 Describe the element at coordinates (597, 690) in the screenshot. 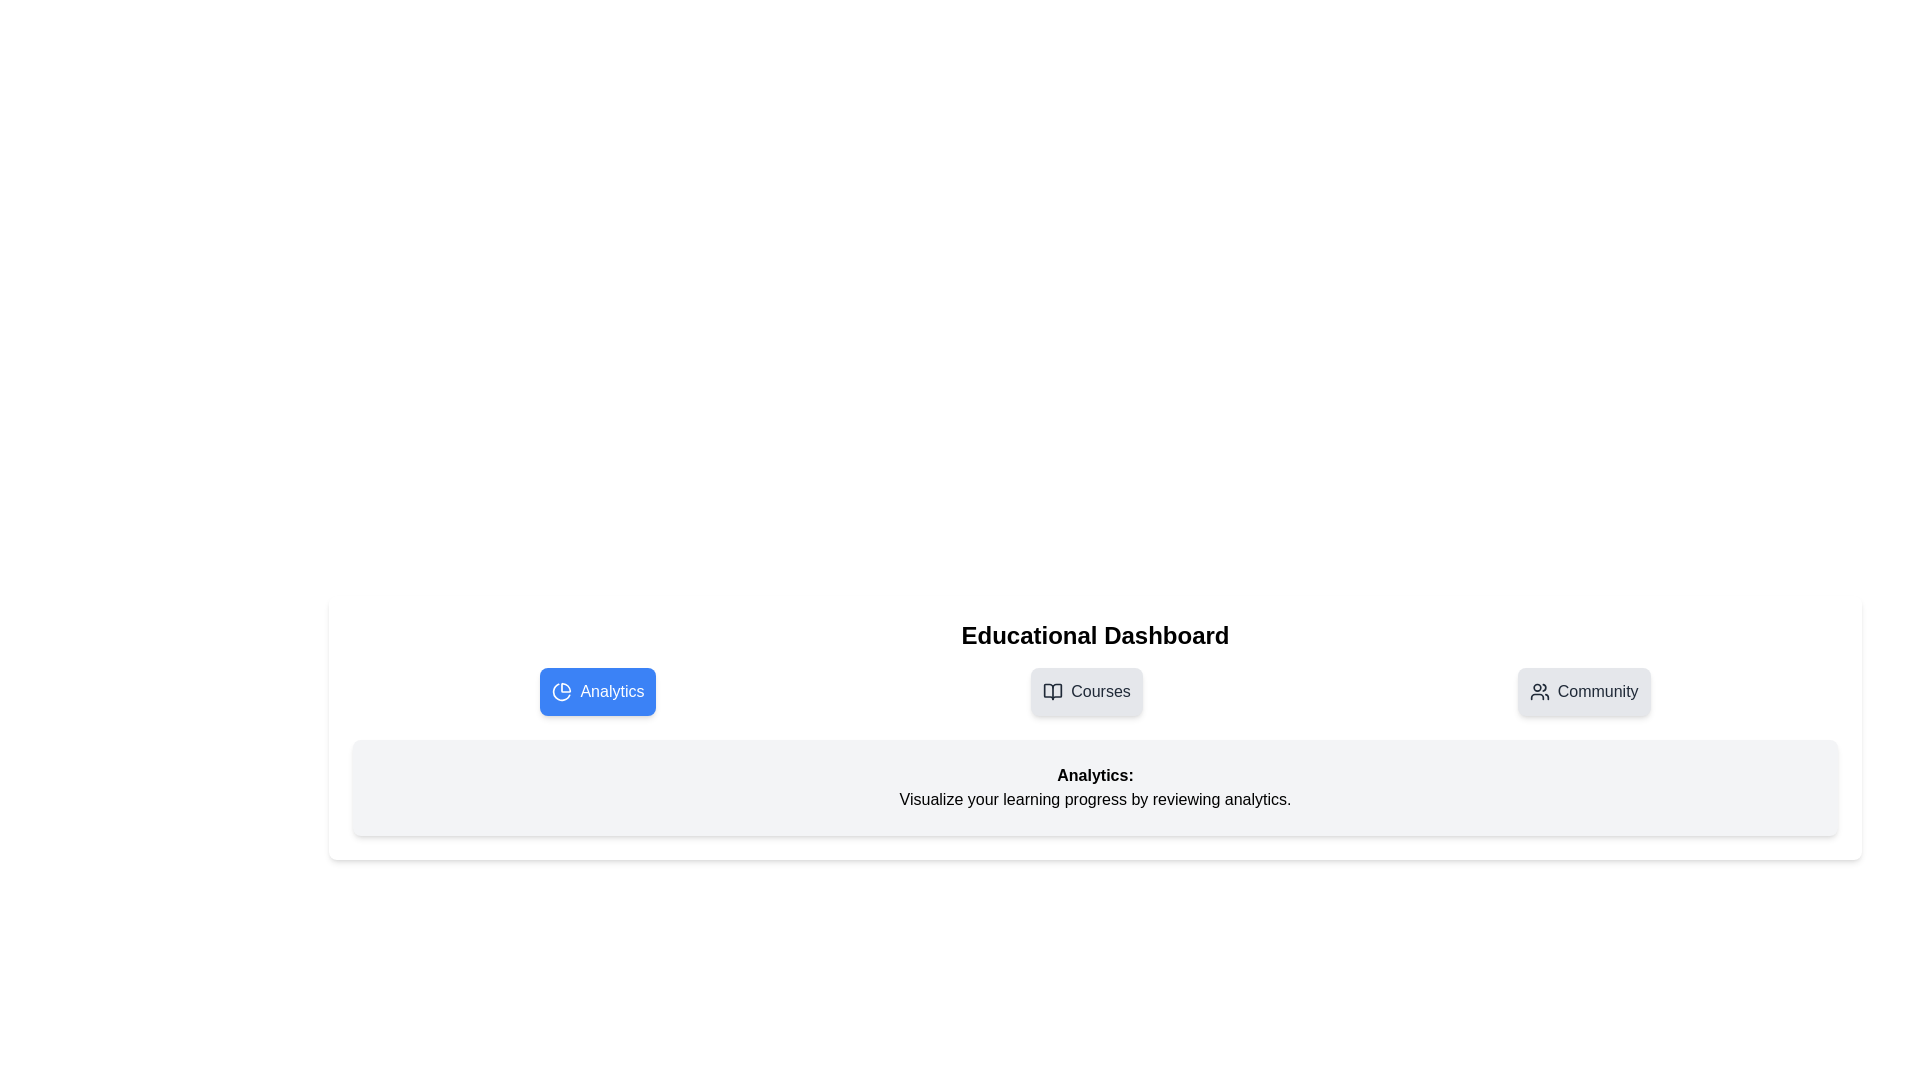

I see `the Analytics tab by clicking on its button` at that location.